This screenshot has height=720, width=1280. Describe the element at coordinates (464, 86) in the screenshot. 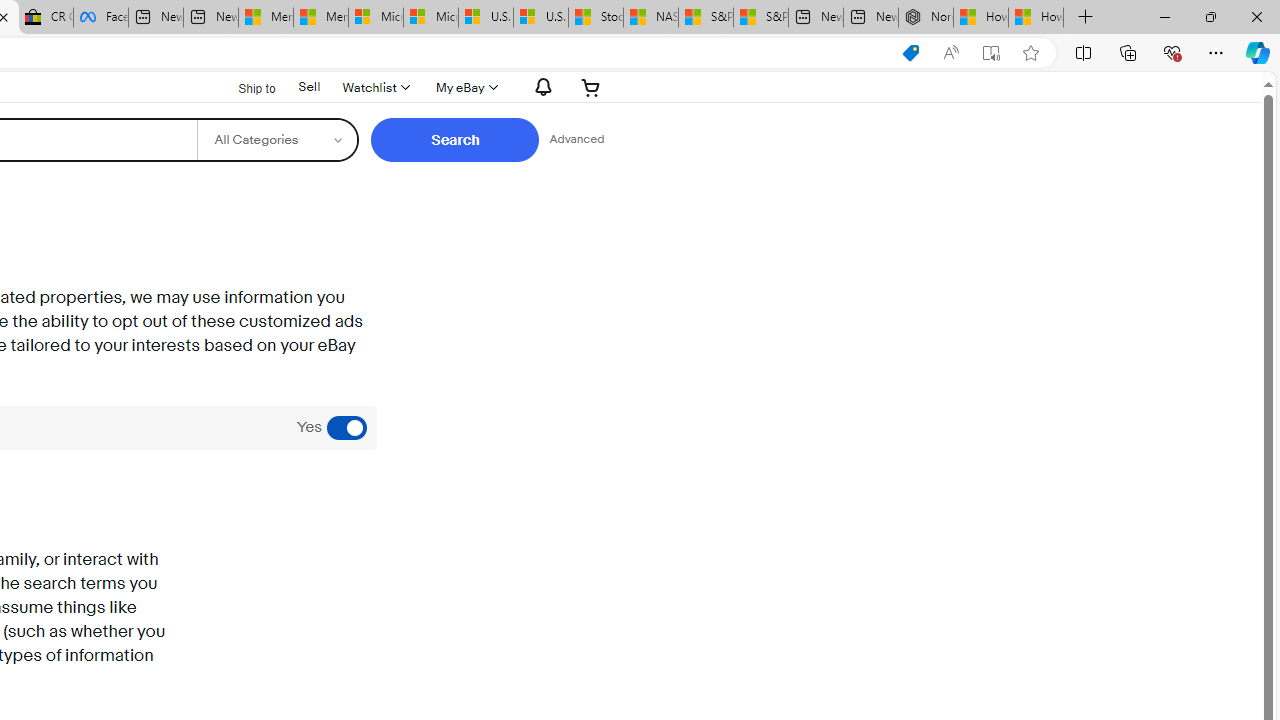

I see `'My eBayExpand My eBay'` at that location.